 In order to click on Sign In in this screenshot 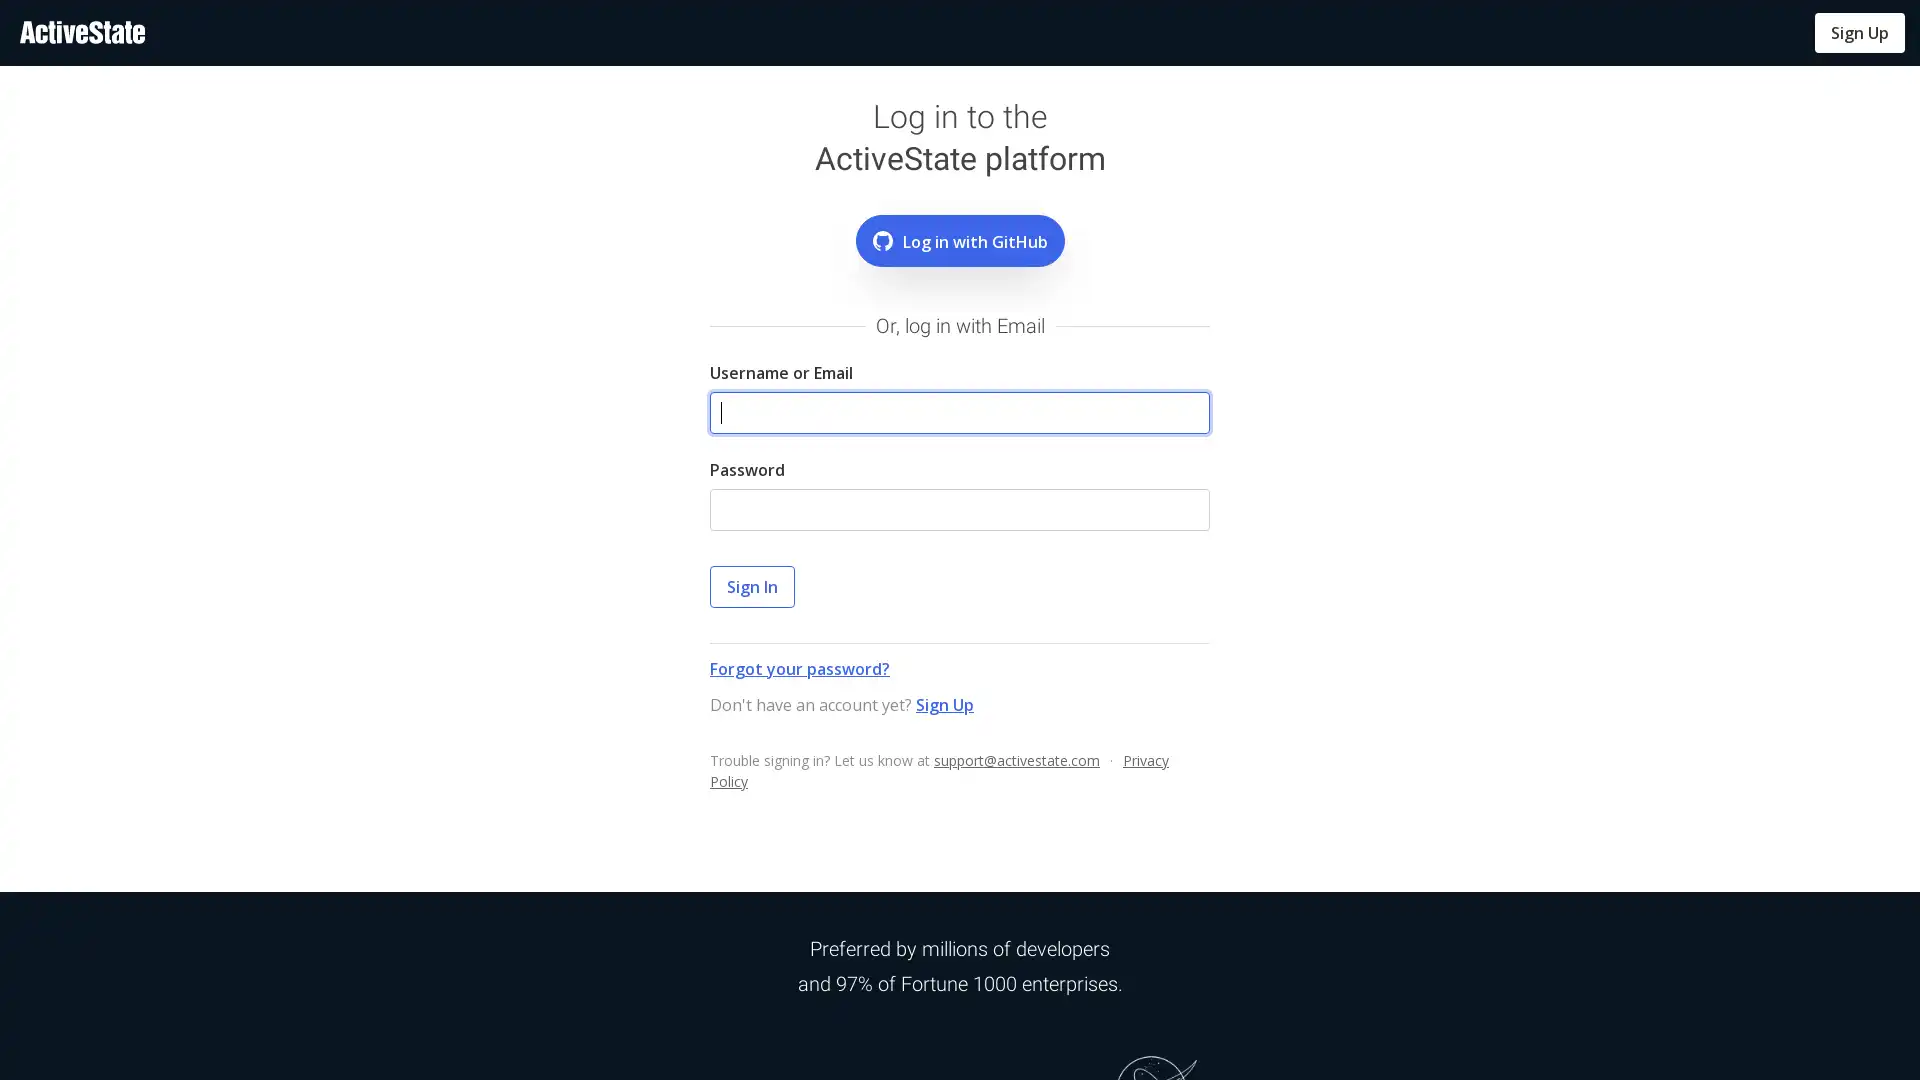, I will do `click(751, 585)`.